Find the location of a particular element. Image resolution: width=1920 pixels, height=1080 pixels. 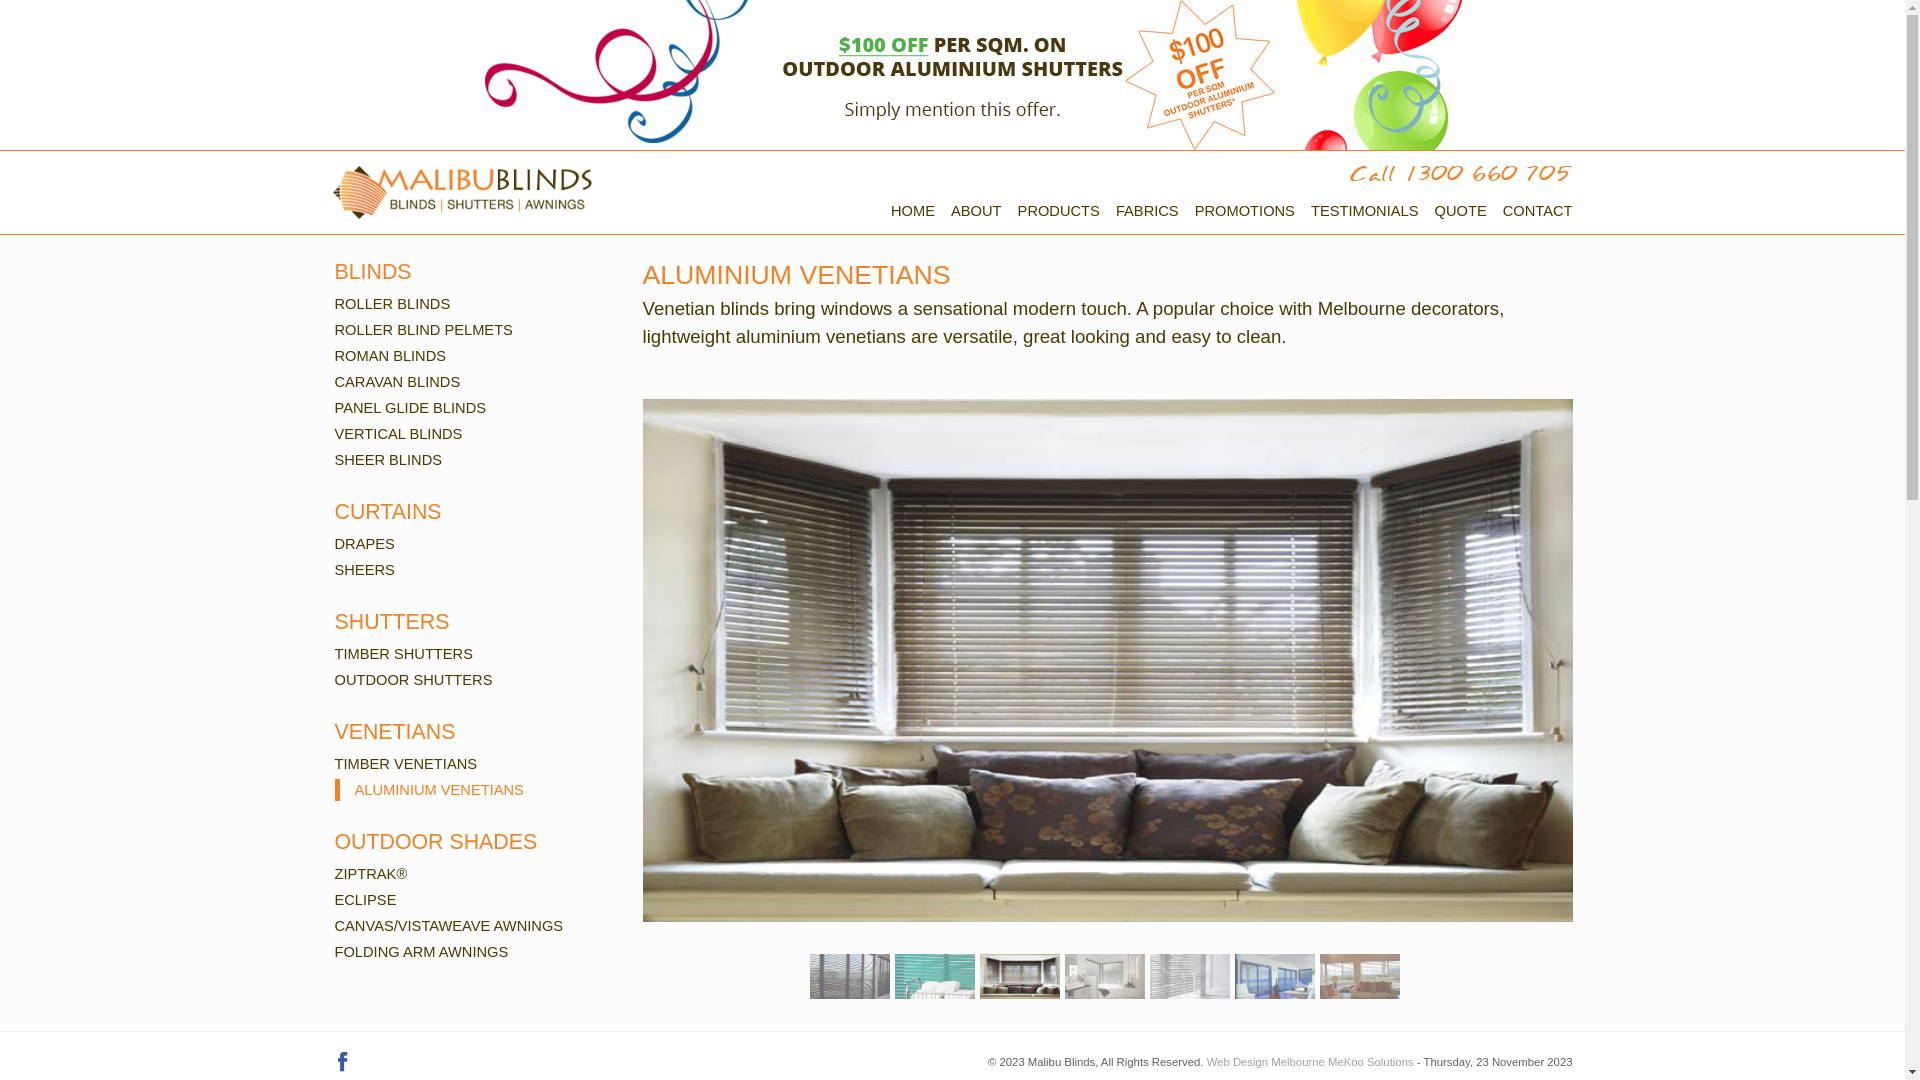

'ALUMINIUM VENETIANS' is located at coordinates (473, 789).